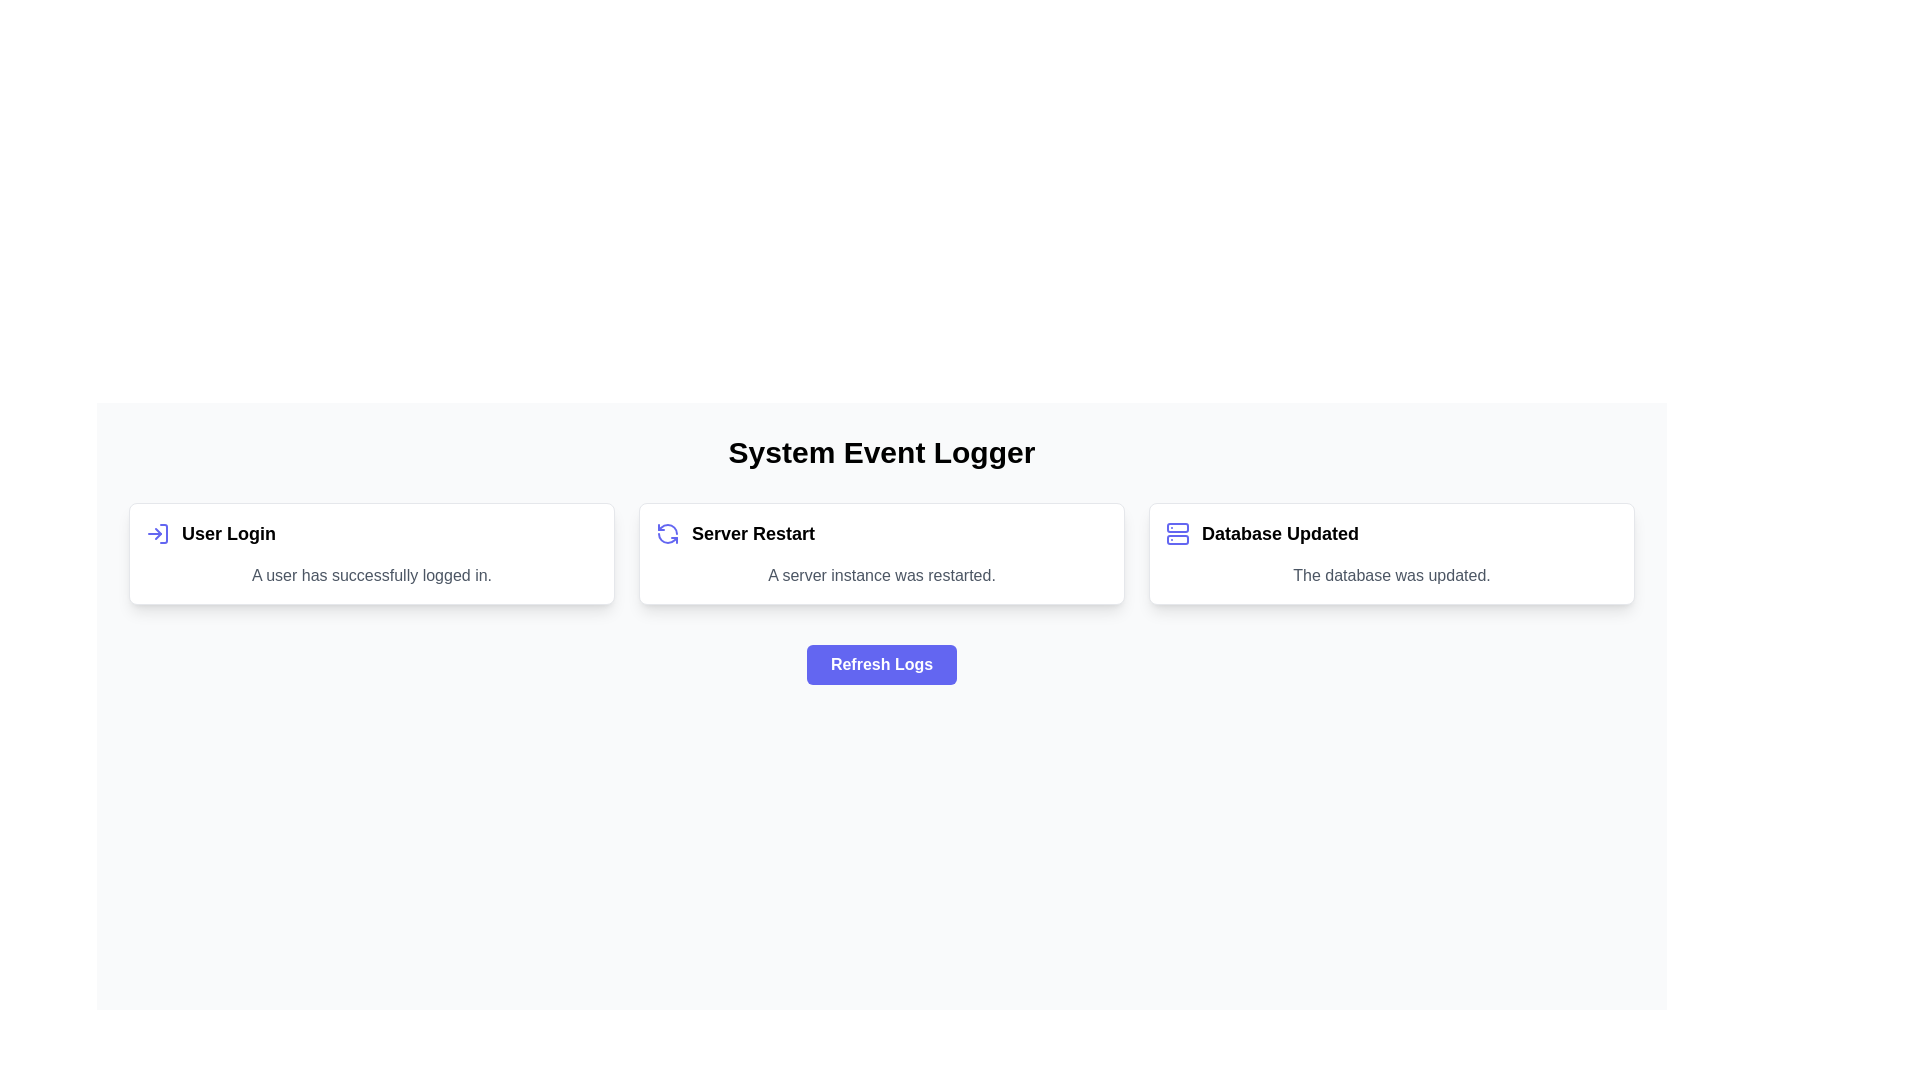 The image size is (1920, 1080). Describe the element at coordinates (1177, 540) in the screenshot. I see `the lower illustrative rectangle of the server icon in the 'Database Updated' section, which is part of an SVG-based graphical component` at that location.